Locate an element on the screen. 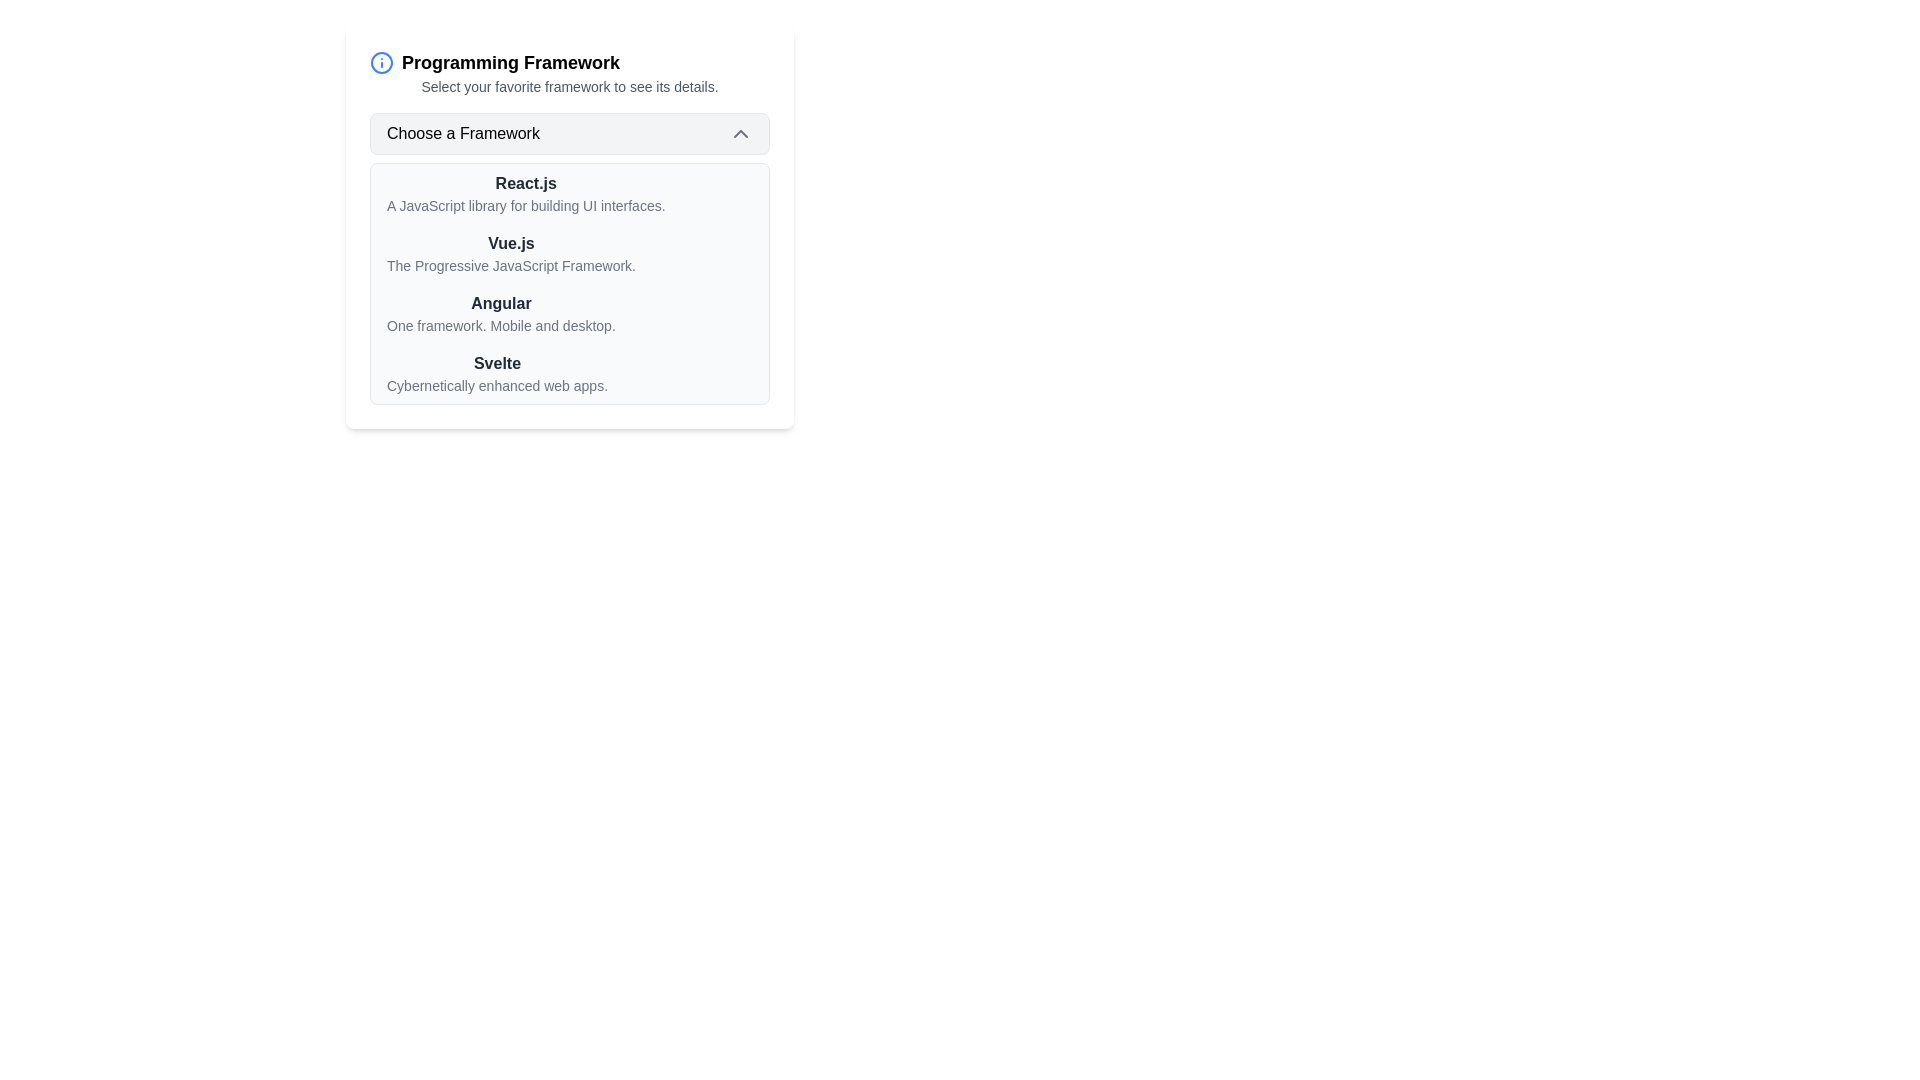  the selectable list item labeled 'Vue.js', which is the second item in the programming frameworks list is located at coordinates (569, 226).